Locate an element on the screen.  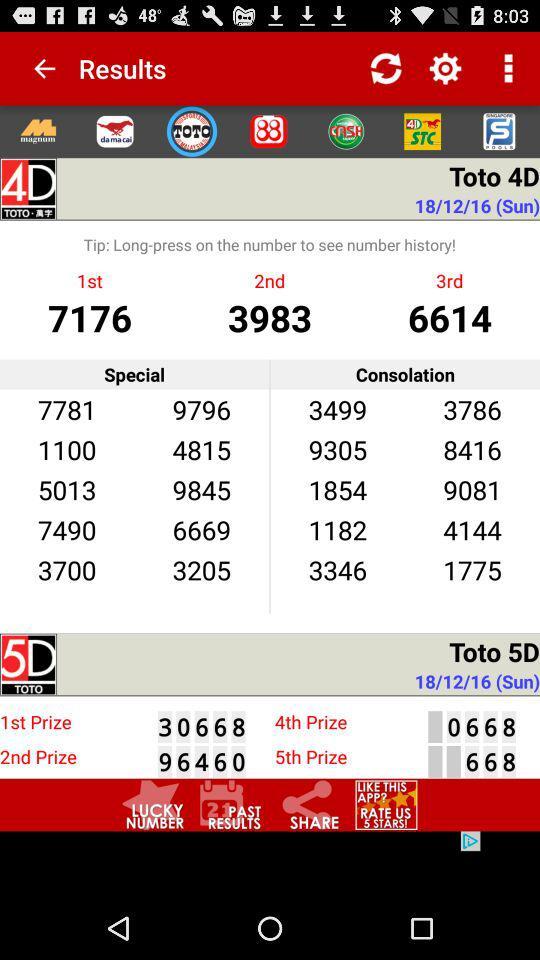
choose number is located at coordinates (152, 805).